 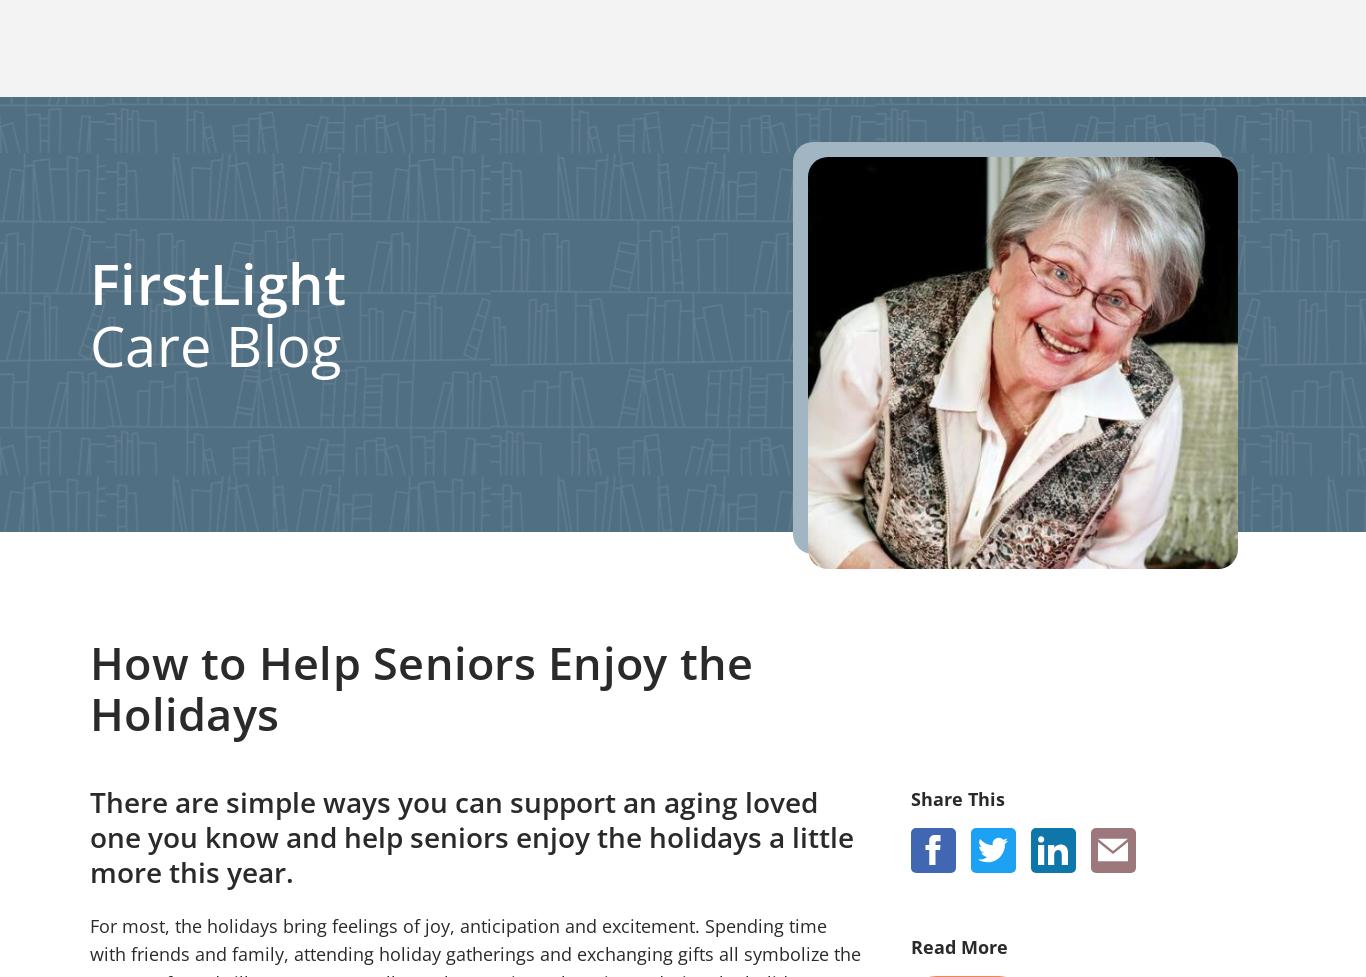 What do you see at coordinates (1013, 46) in the screenshot?
I see `'Locations'` at bounding box center [1013, 46].